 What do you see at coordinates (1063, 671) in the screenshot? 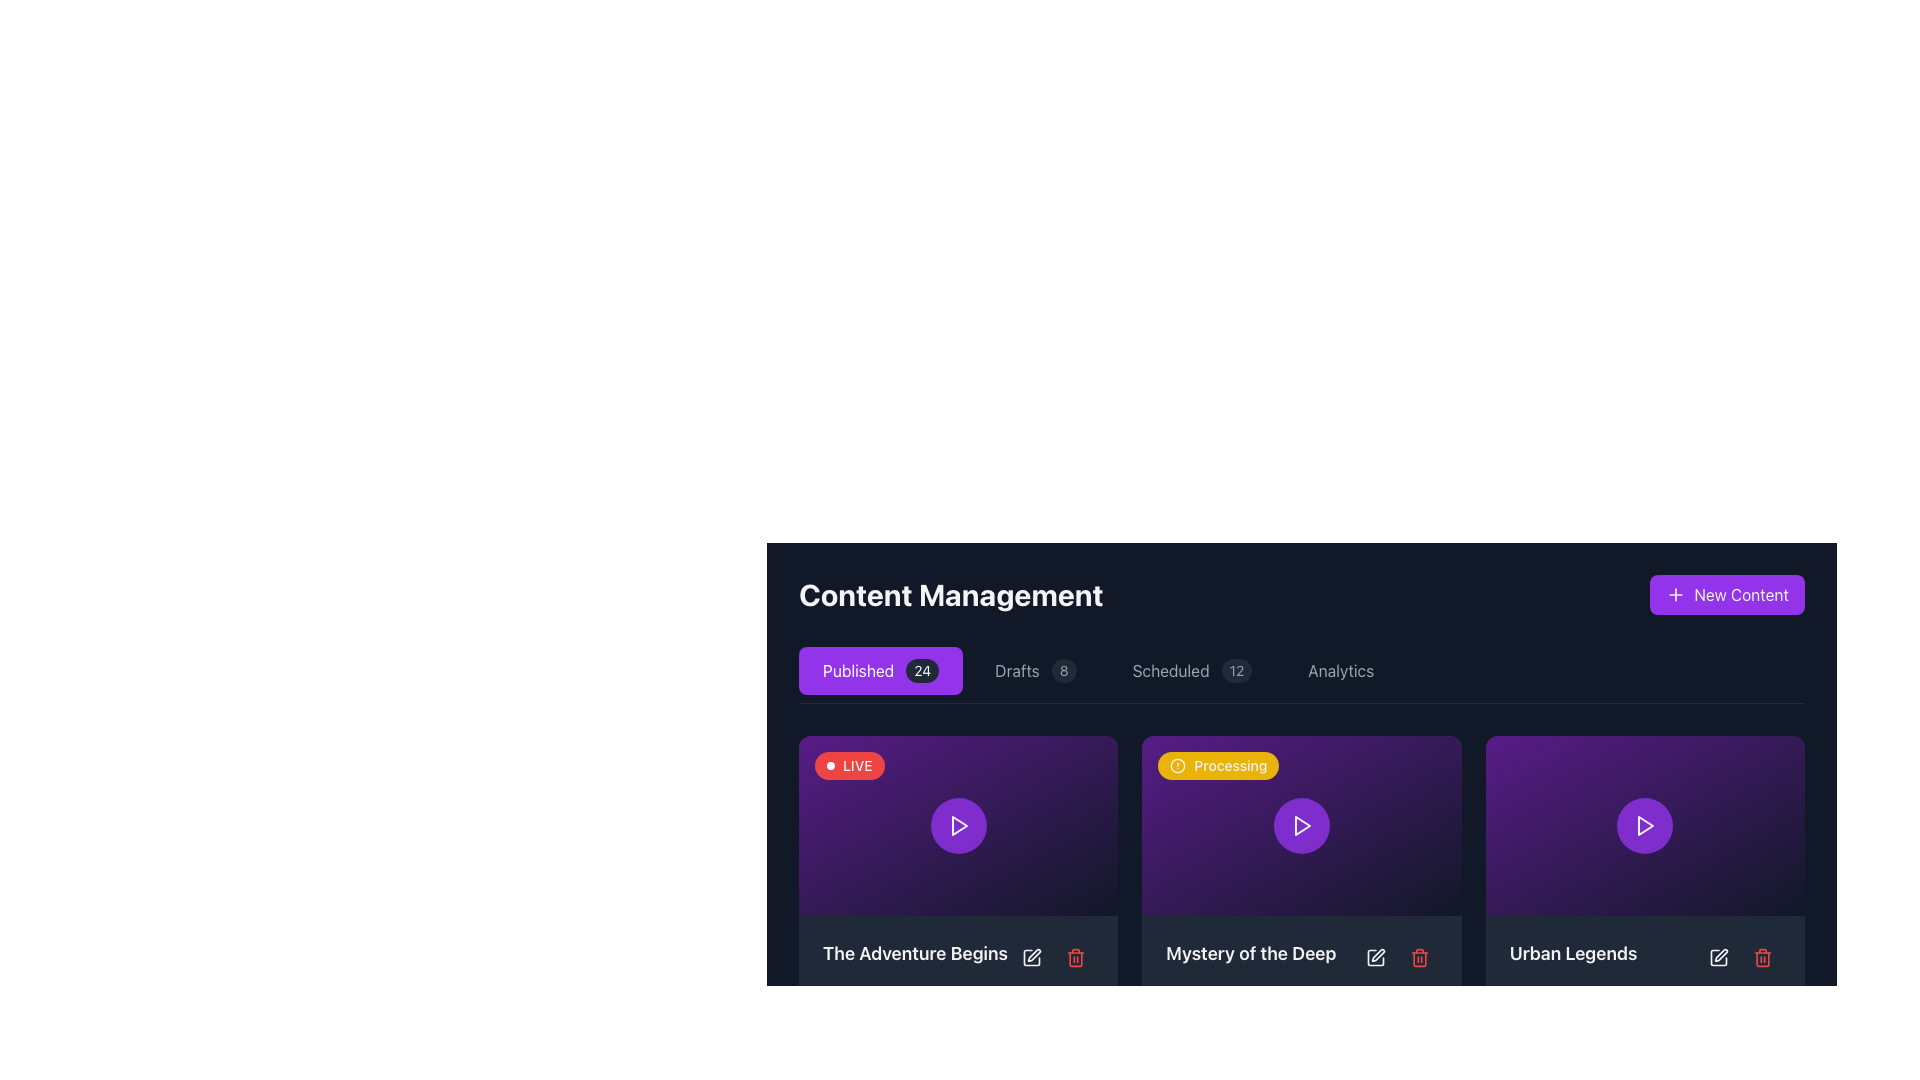
I see `the 'Drafts' badge, which displays the count of items (8) associated with the 'Drafts' category, located to the right of the 'Drafts' text in the 'Content Management' section` at bounding box center [1063, 671].